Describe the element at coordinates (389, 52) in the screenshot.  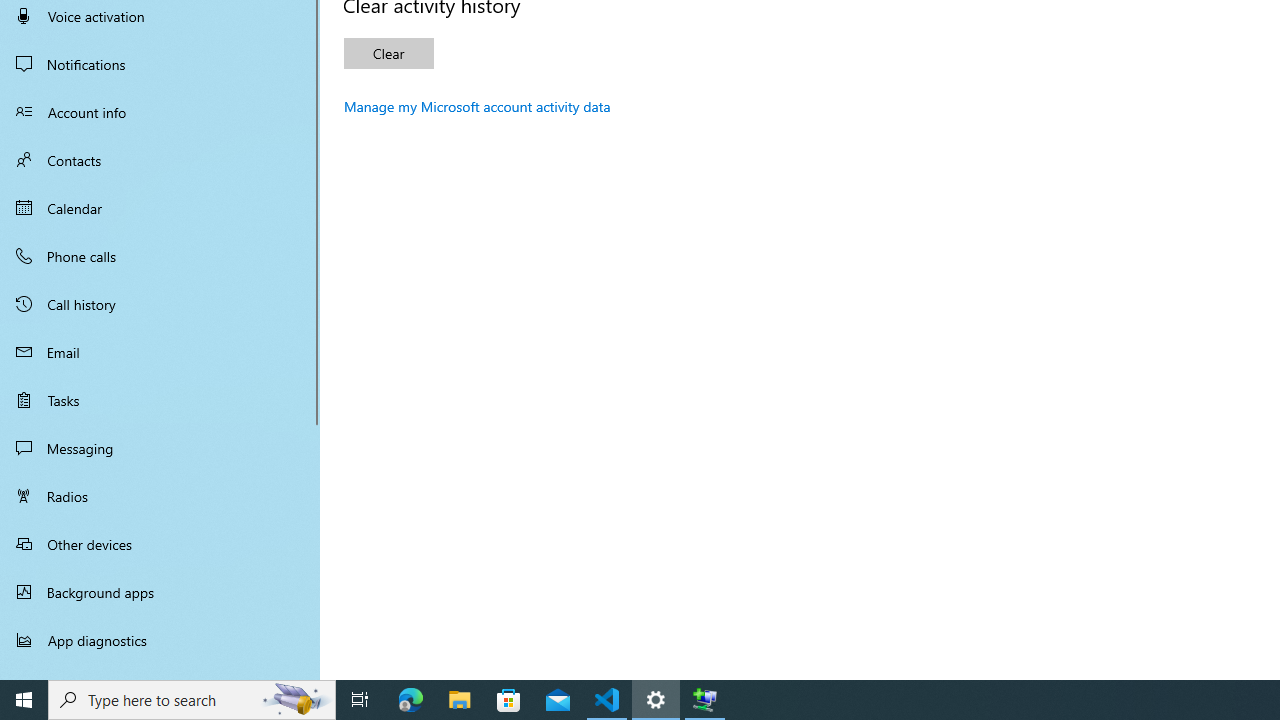
I see `'Clear'` at that location.